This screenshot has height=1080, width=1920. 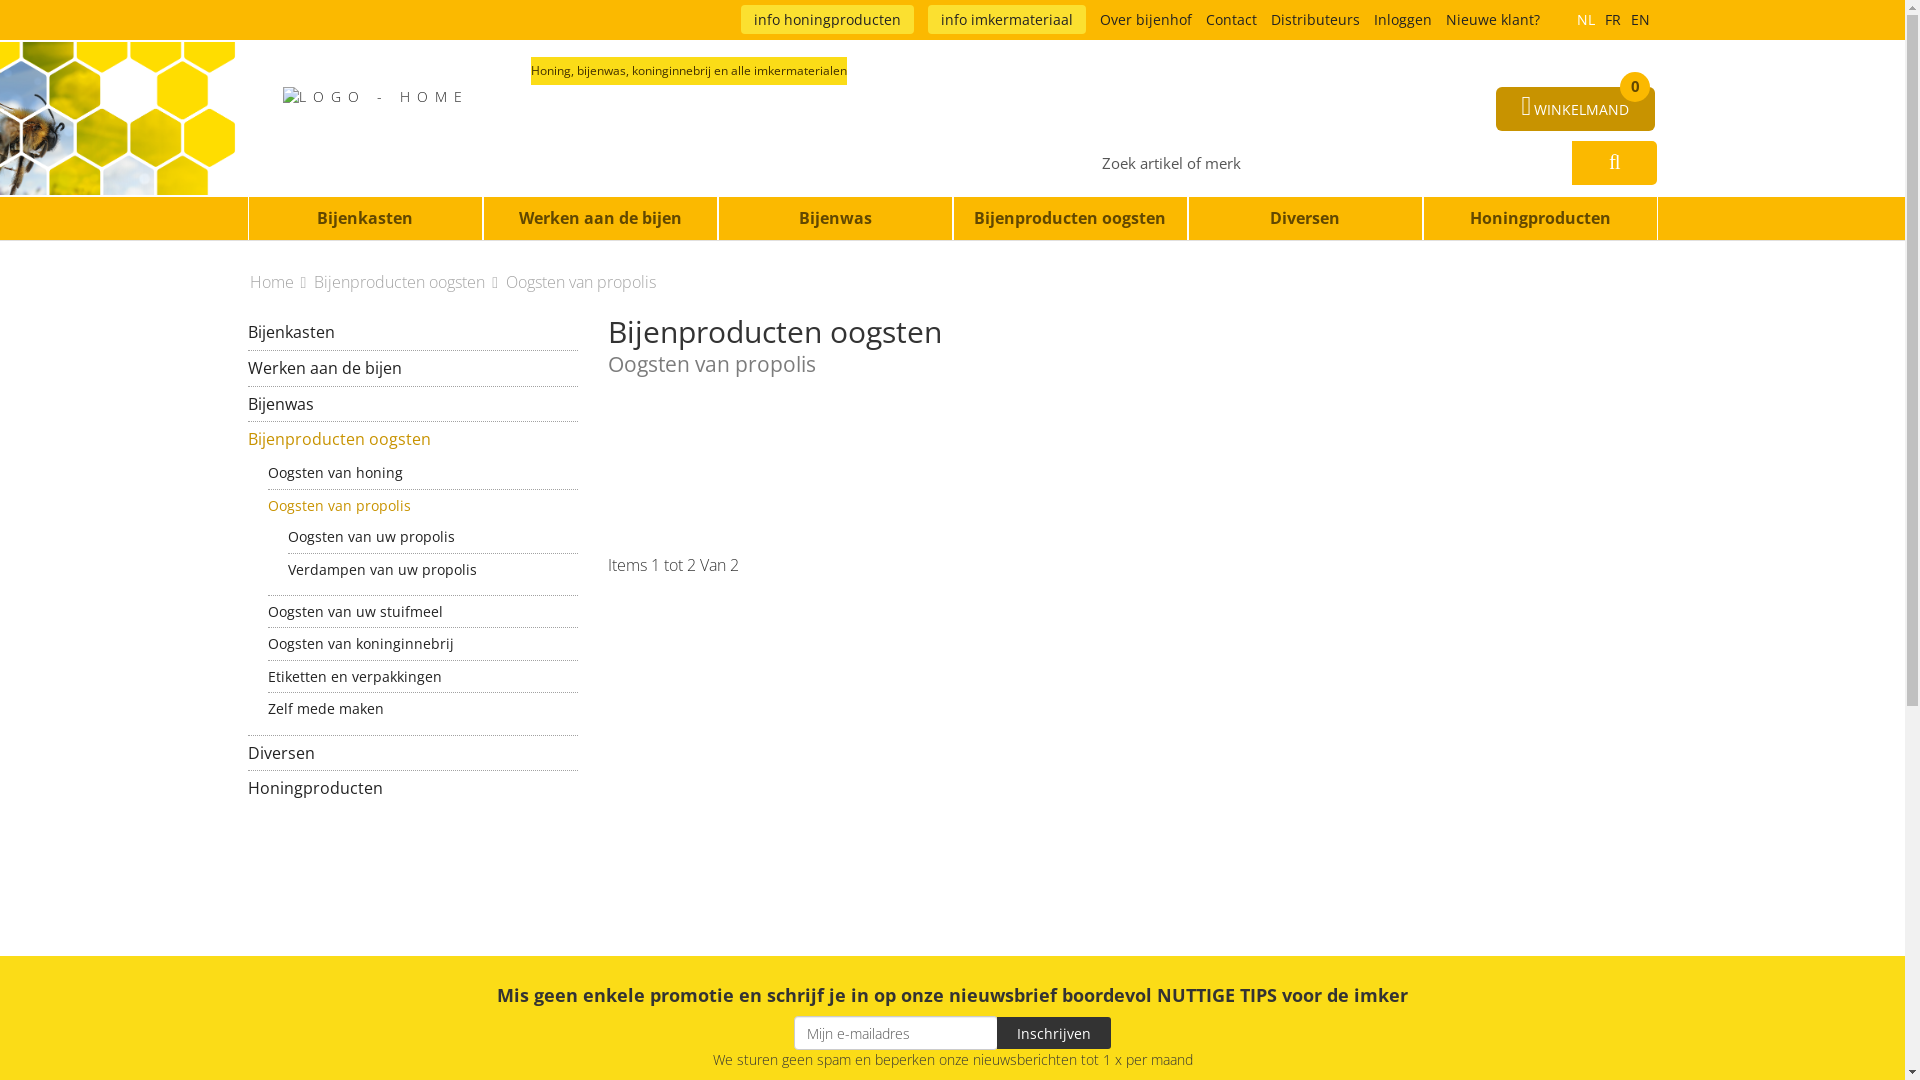 What do you see at coordinates (421, 643) in the screenshot?
I see `'Oogsten van koninginnebrij'` at bounding box center [421, 643].